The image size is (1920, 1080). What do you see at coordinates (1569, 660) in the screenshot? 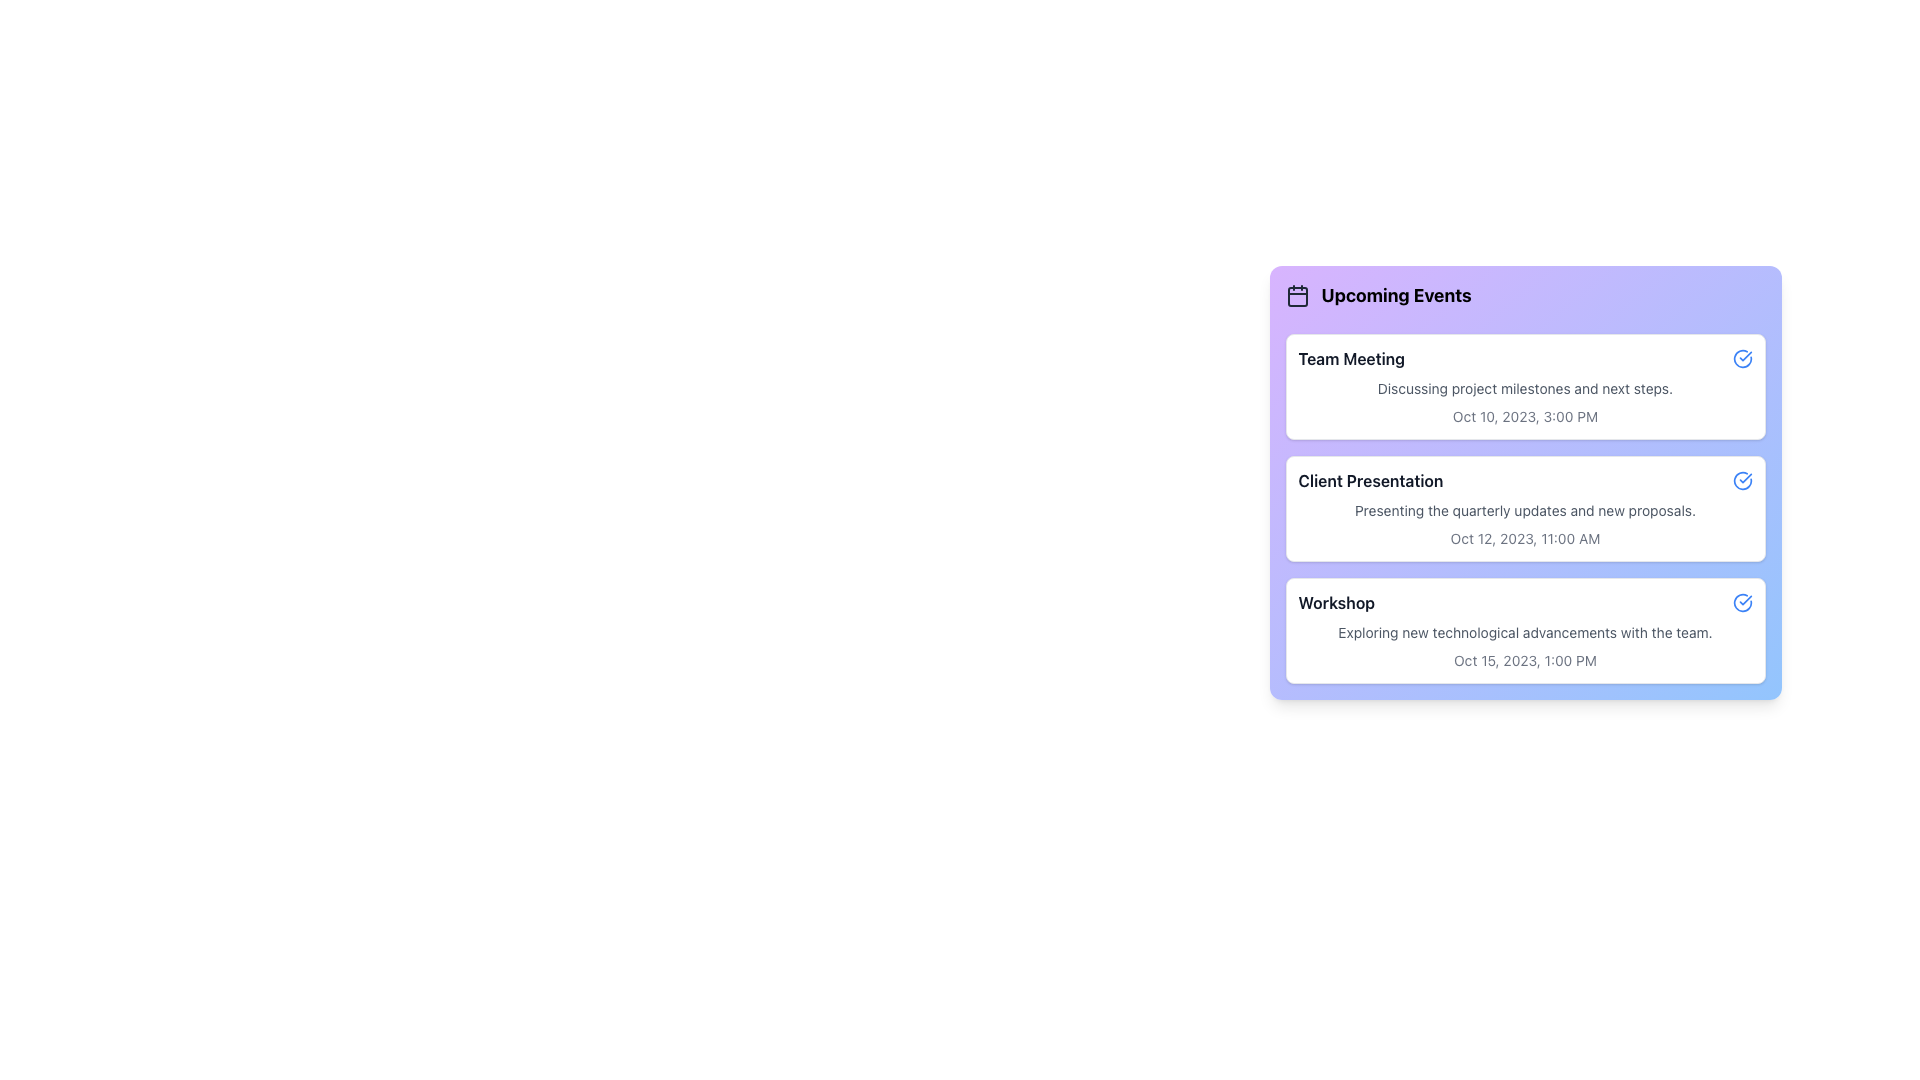
I see `the editable text '1:00 PM' from the time component label within the 'Workshop' card` at bounding box center [1569, 660].